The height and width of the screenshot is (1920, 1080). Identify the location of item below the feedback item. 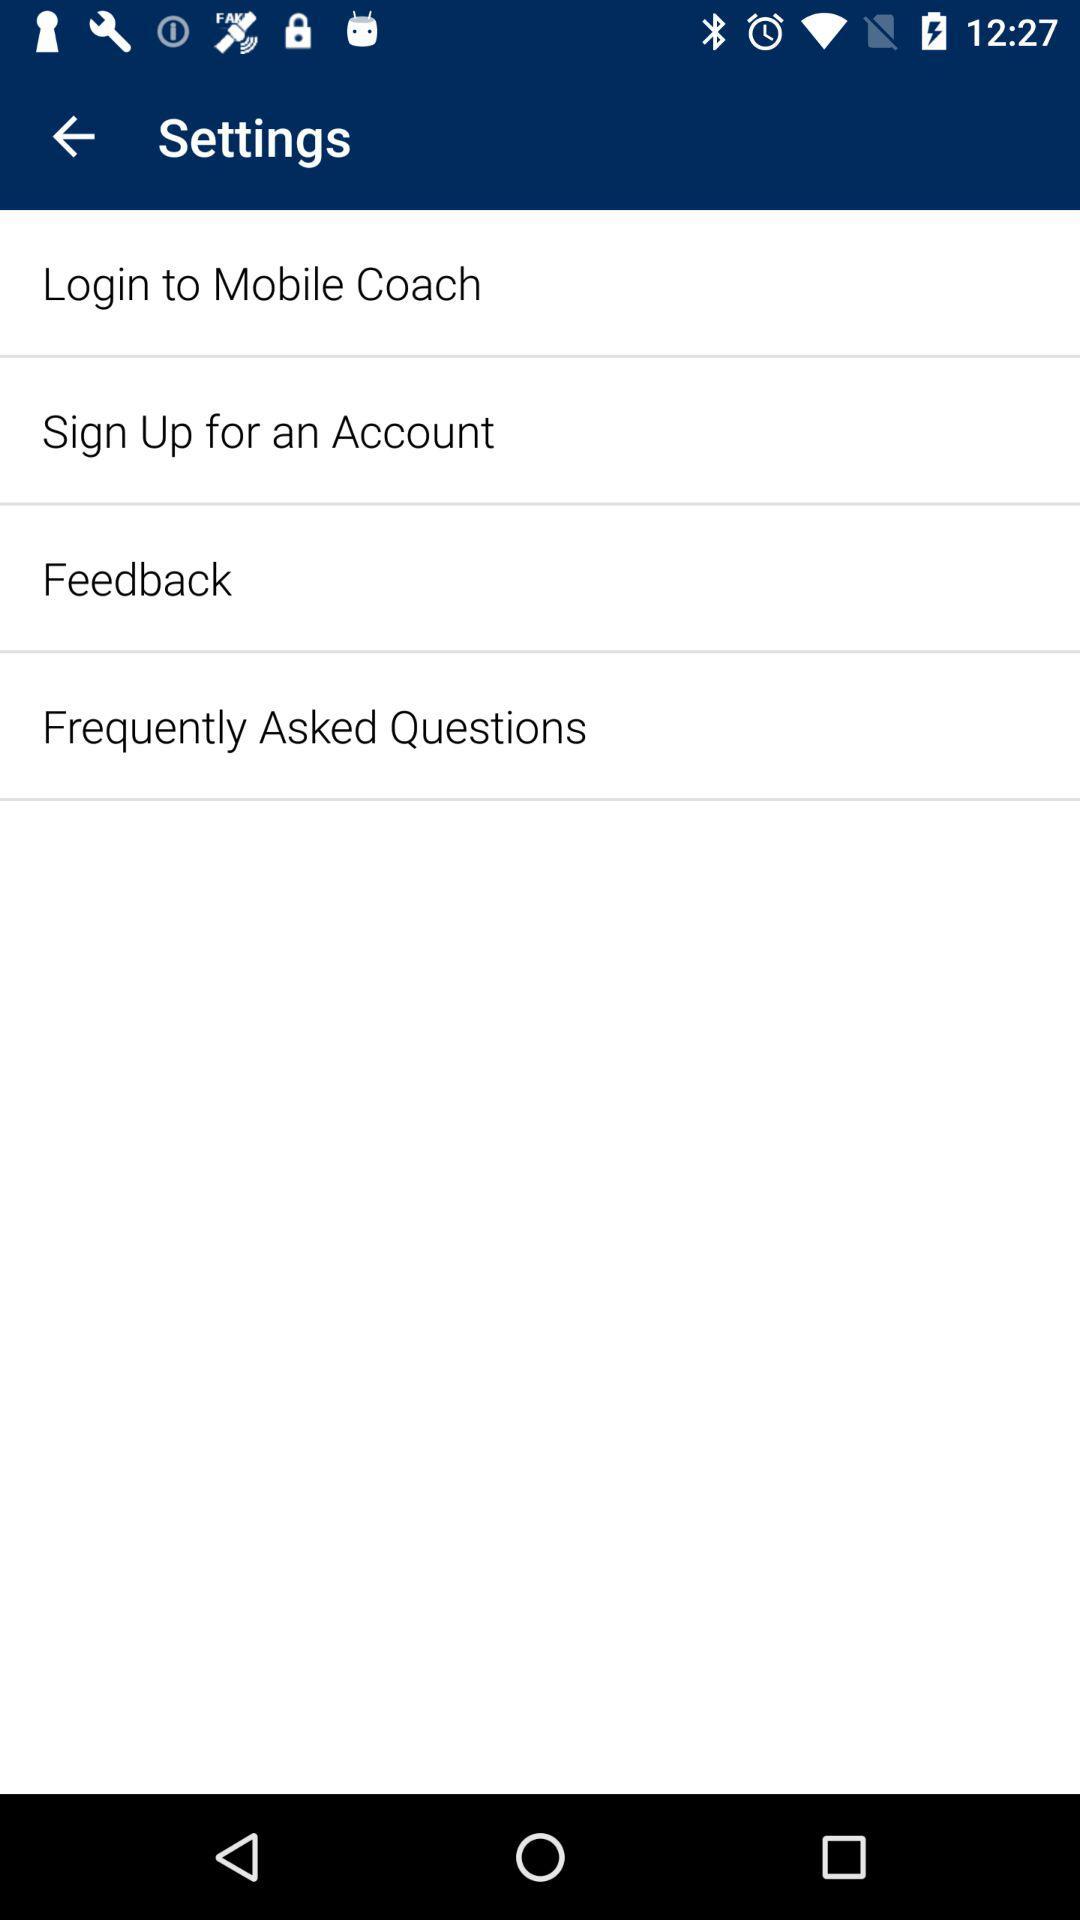
(314, 724).